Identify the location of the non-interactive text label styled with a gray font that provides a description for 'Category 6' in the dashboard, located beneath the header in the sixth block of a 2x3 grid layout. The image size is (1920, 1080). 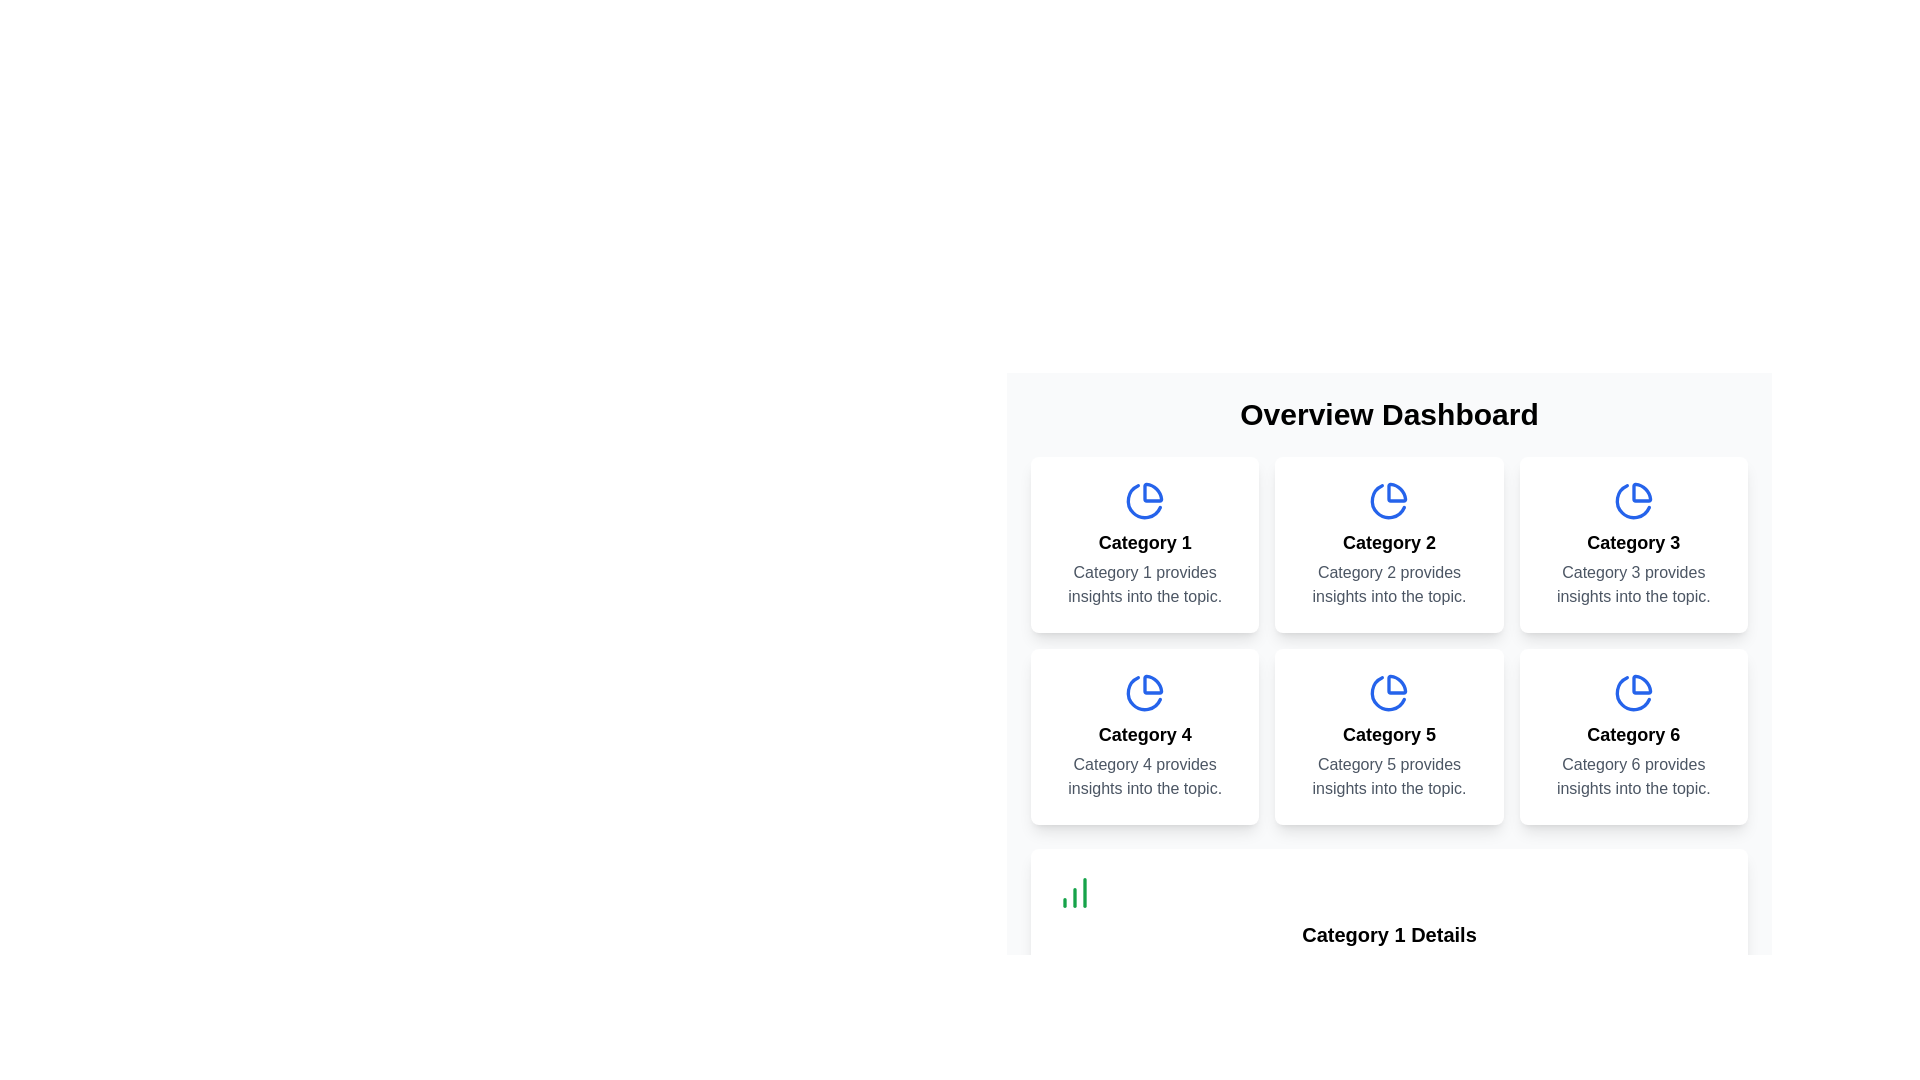
(1633, 775).